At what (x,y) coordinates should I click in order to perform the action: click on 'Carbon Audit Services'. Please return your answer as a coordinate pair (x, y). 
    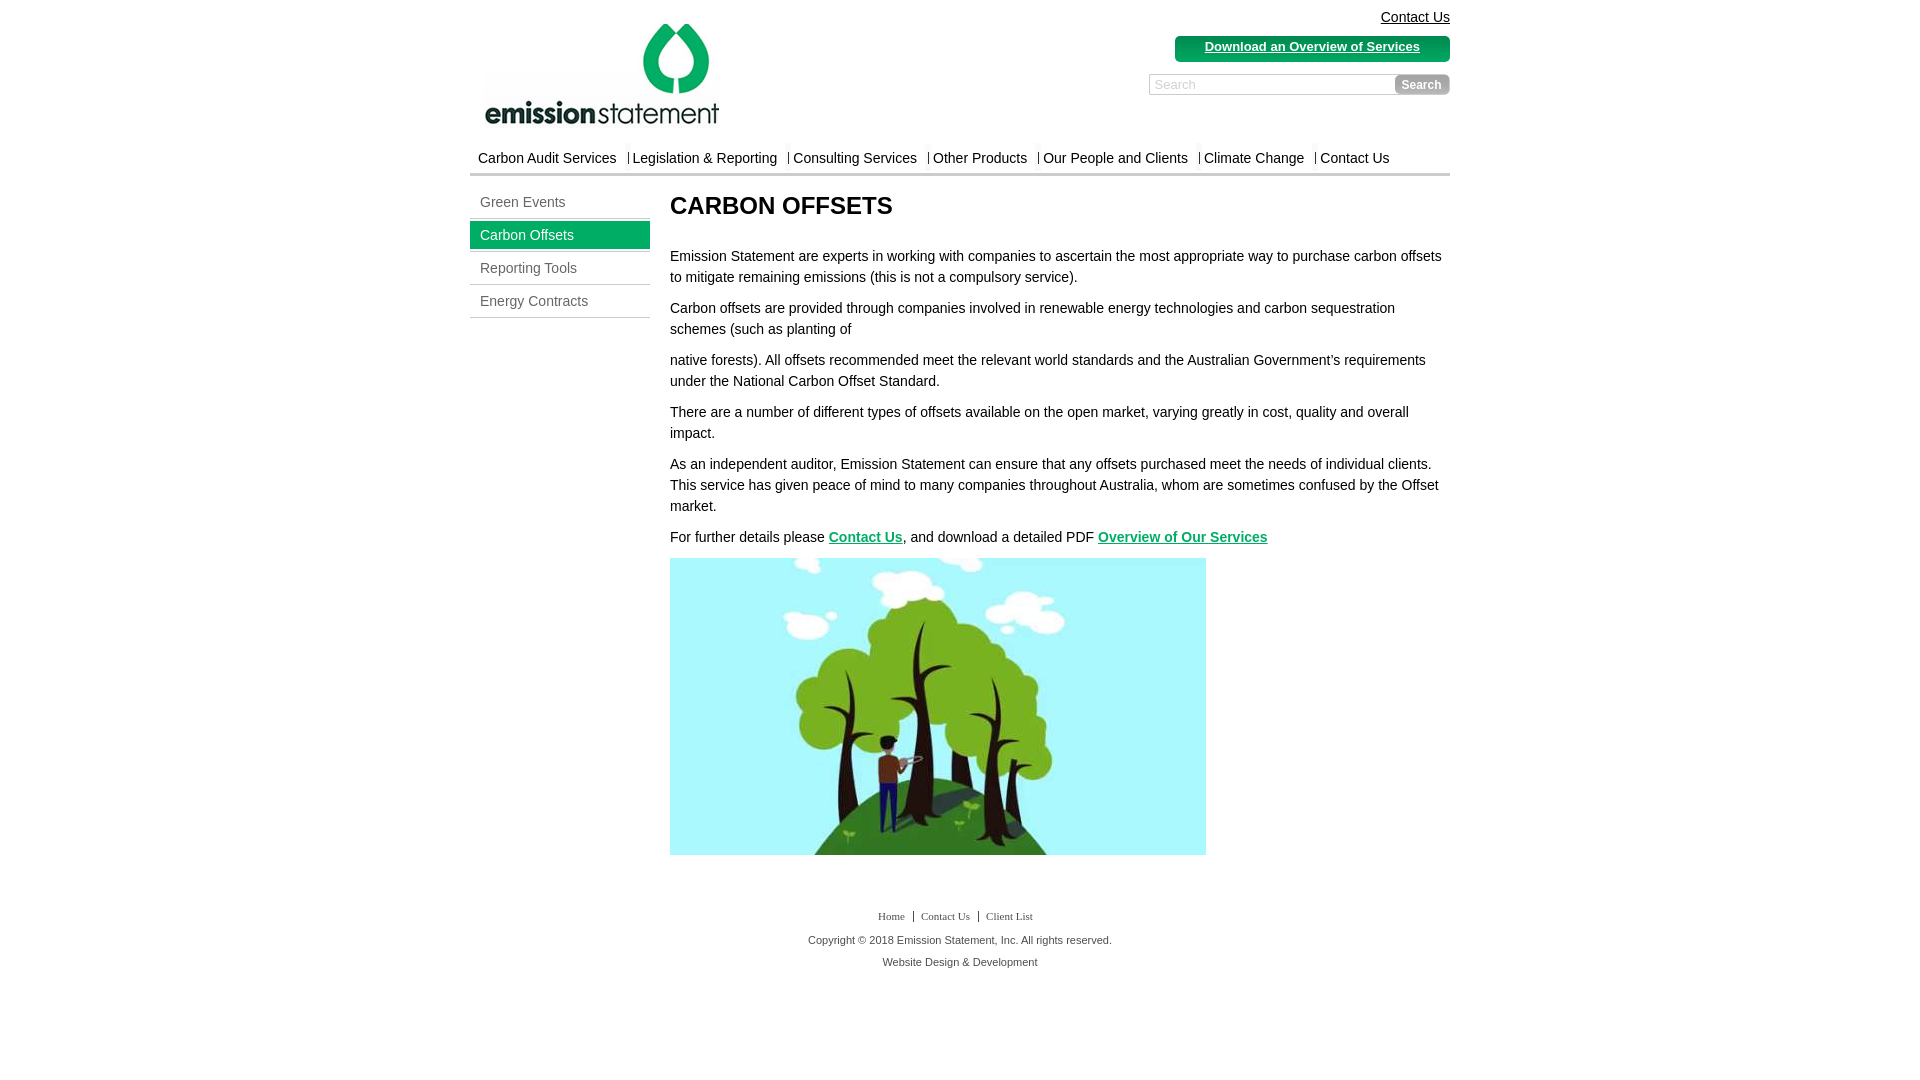
    Looking at the image, I should click on (547, 157).